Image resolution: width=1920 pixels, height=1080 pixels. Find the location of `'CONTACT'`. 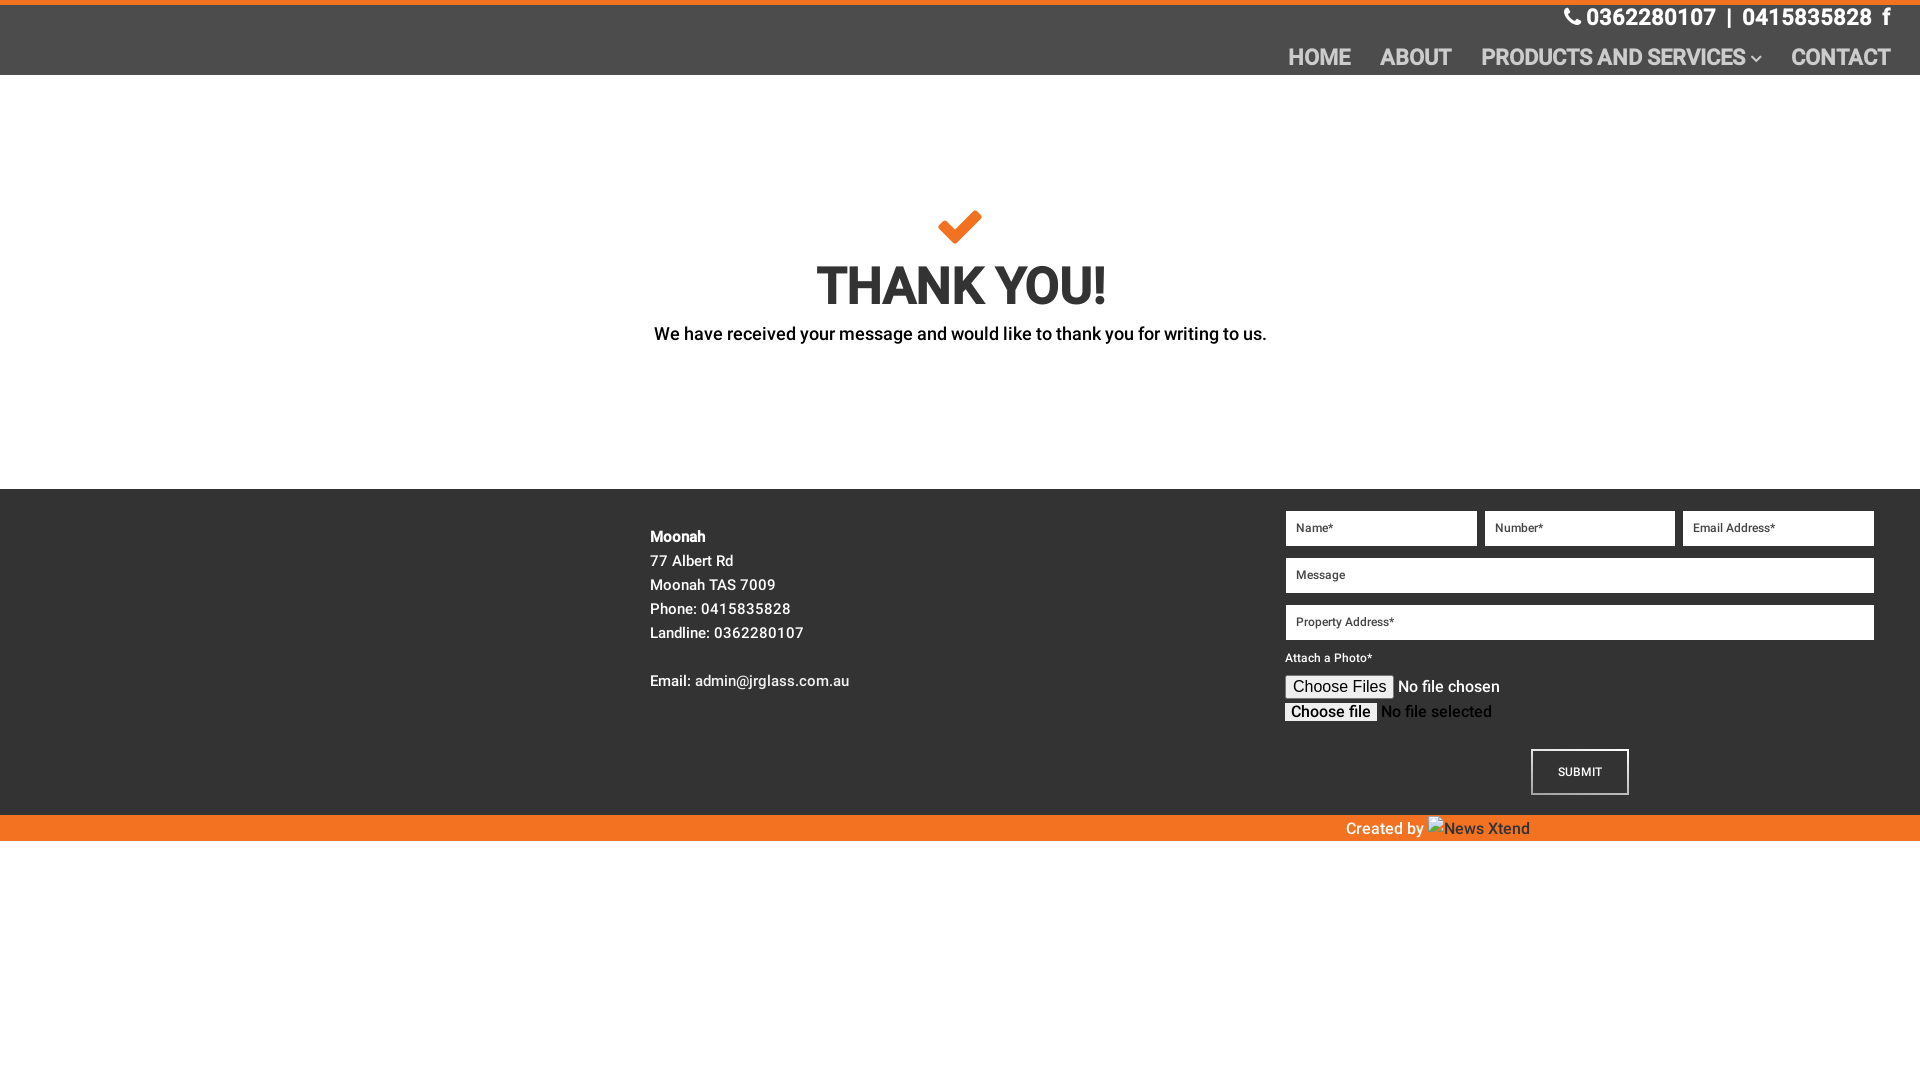

'CONTACT' is located at coordinates (1790, 57).